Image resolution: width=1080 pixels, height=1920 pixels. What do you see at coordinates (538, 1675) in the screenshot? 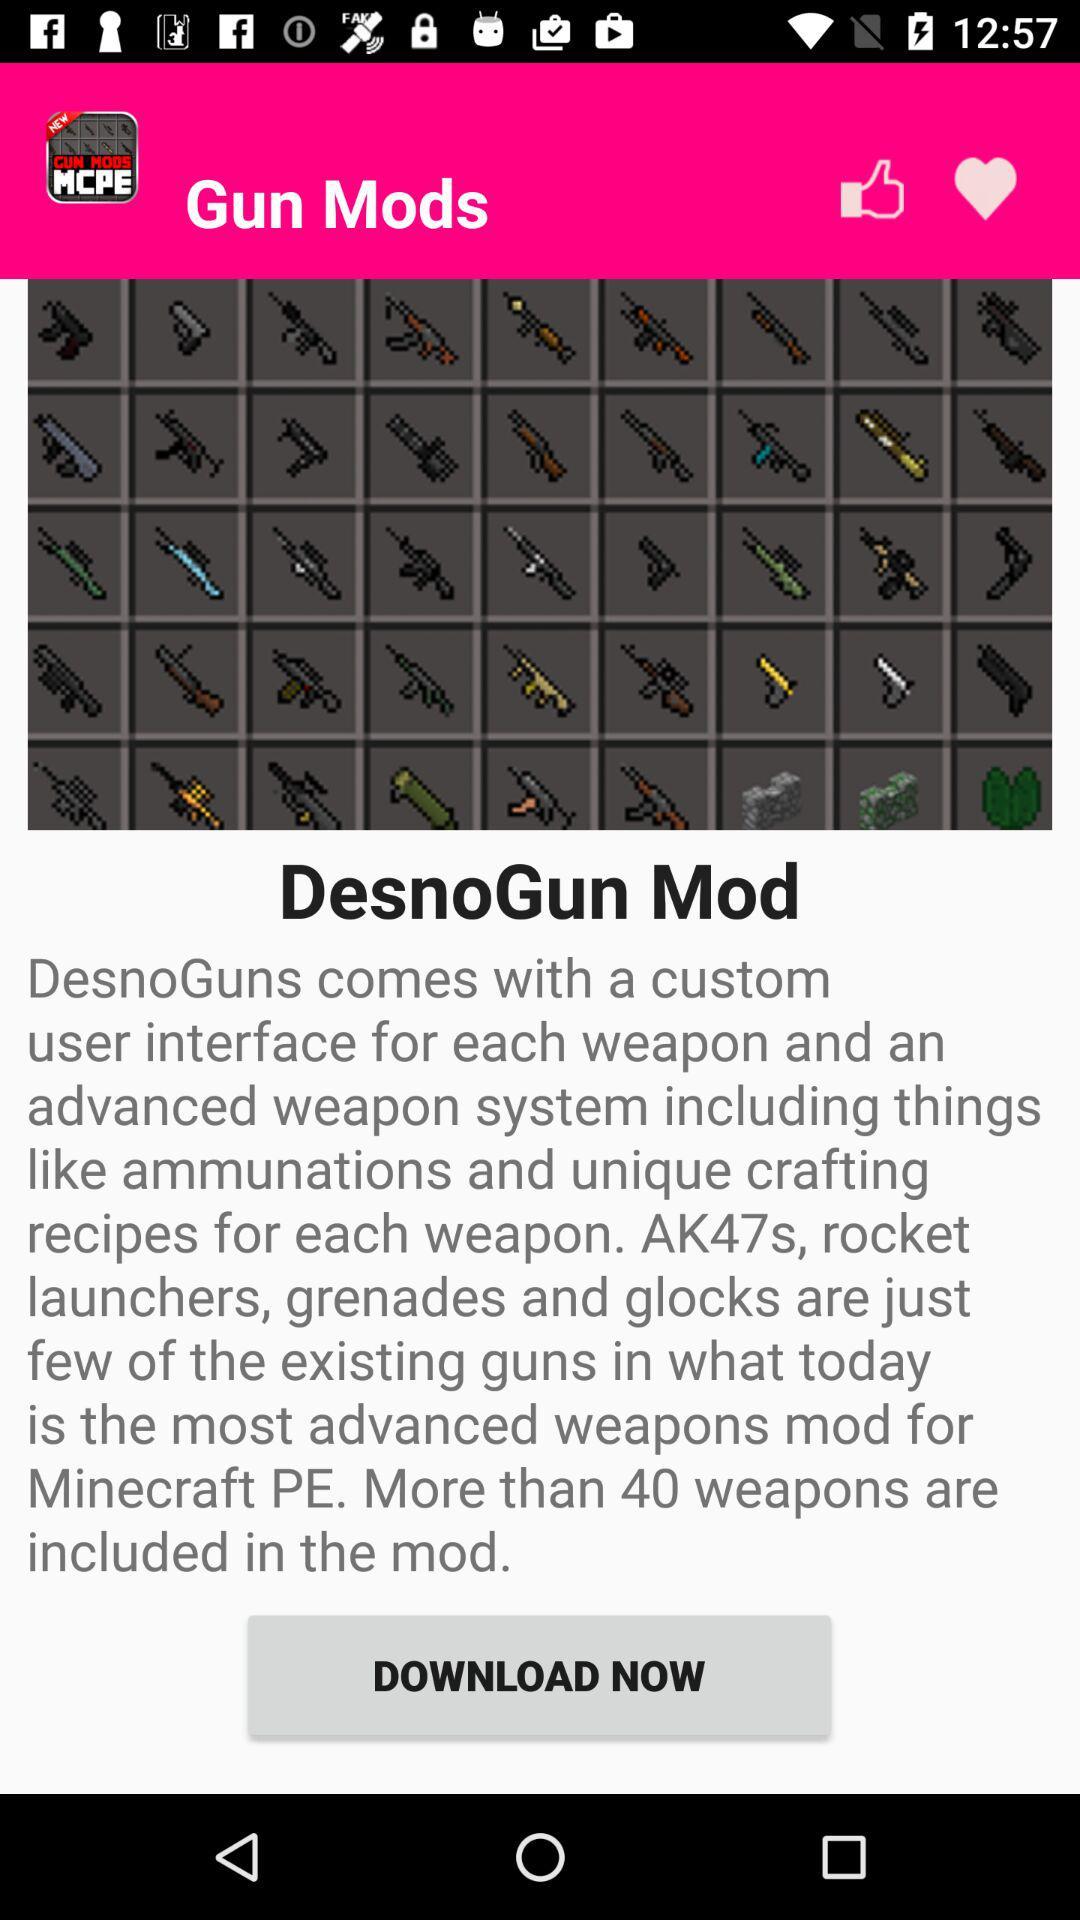
I see `the download now icon` at bounding box center [538, 1675].